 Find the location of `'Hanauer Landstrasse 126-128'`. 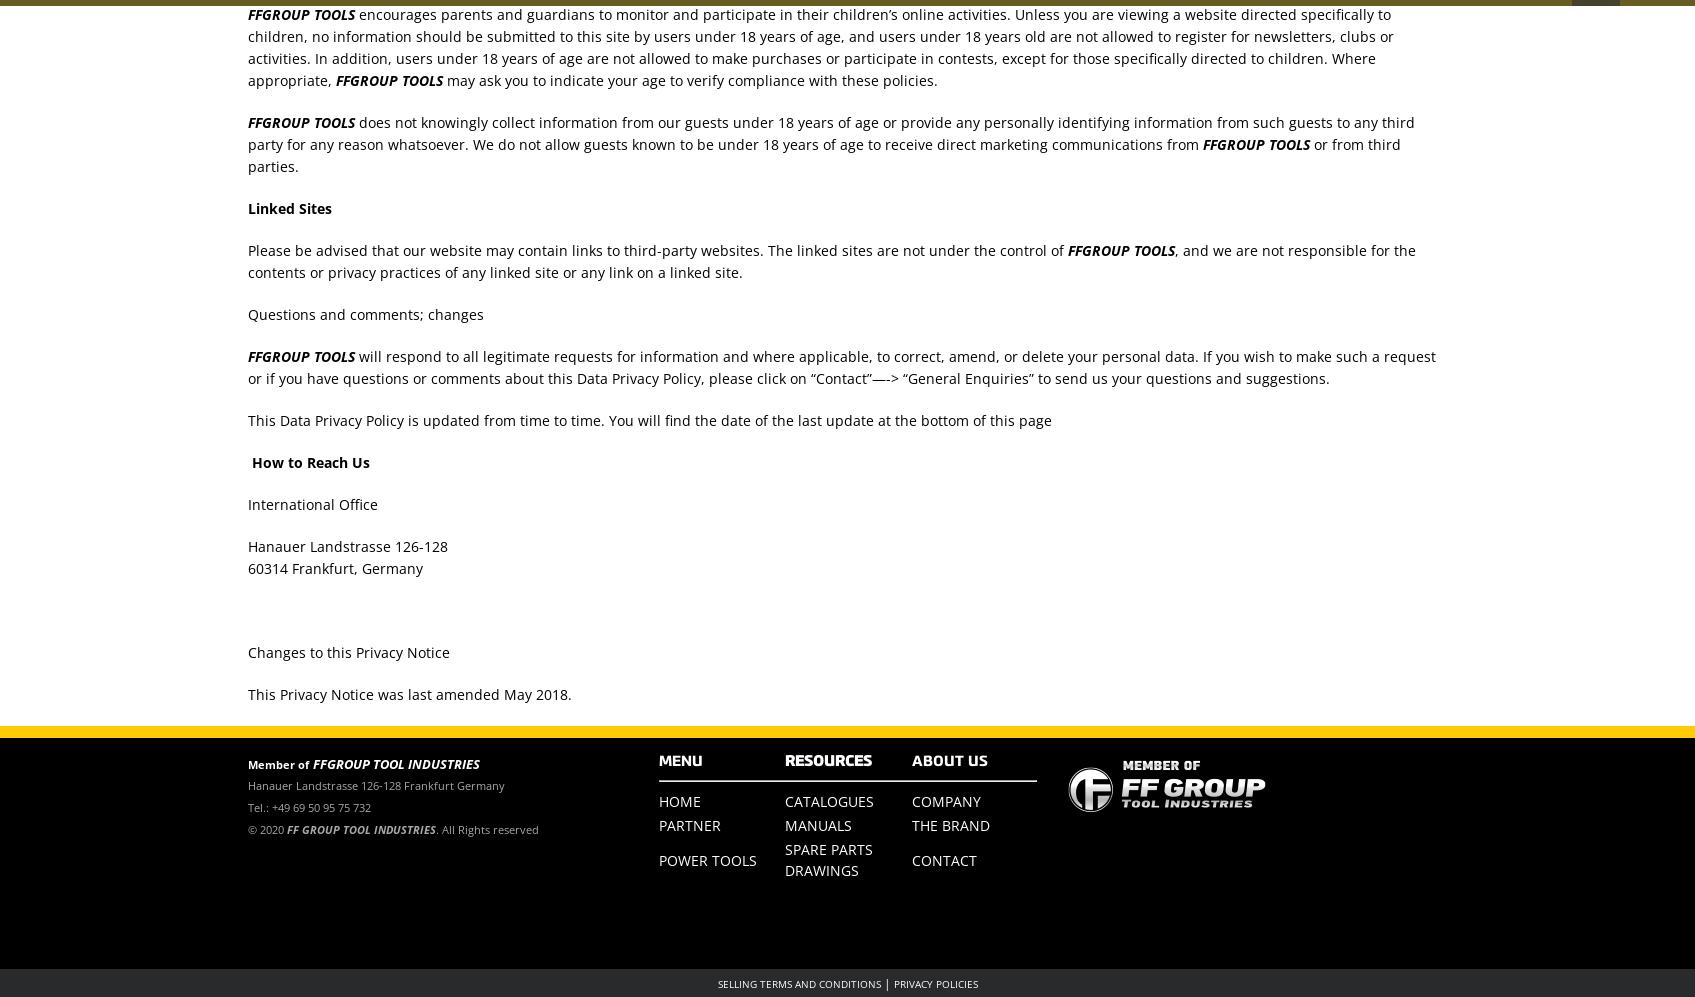

'Hanauer Landstrasse 126-128' is located at coordinates (345, 545).